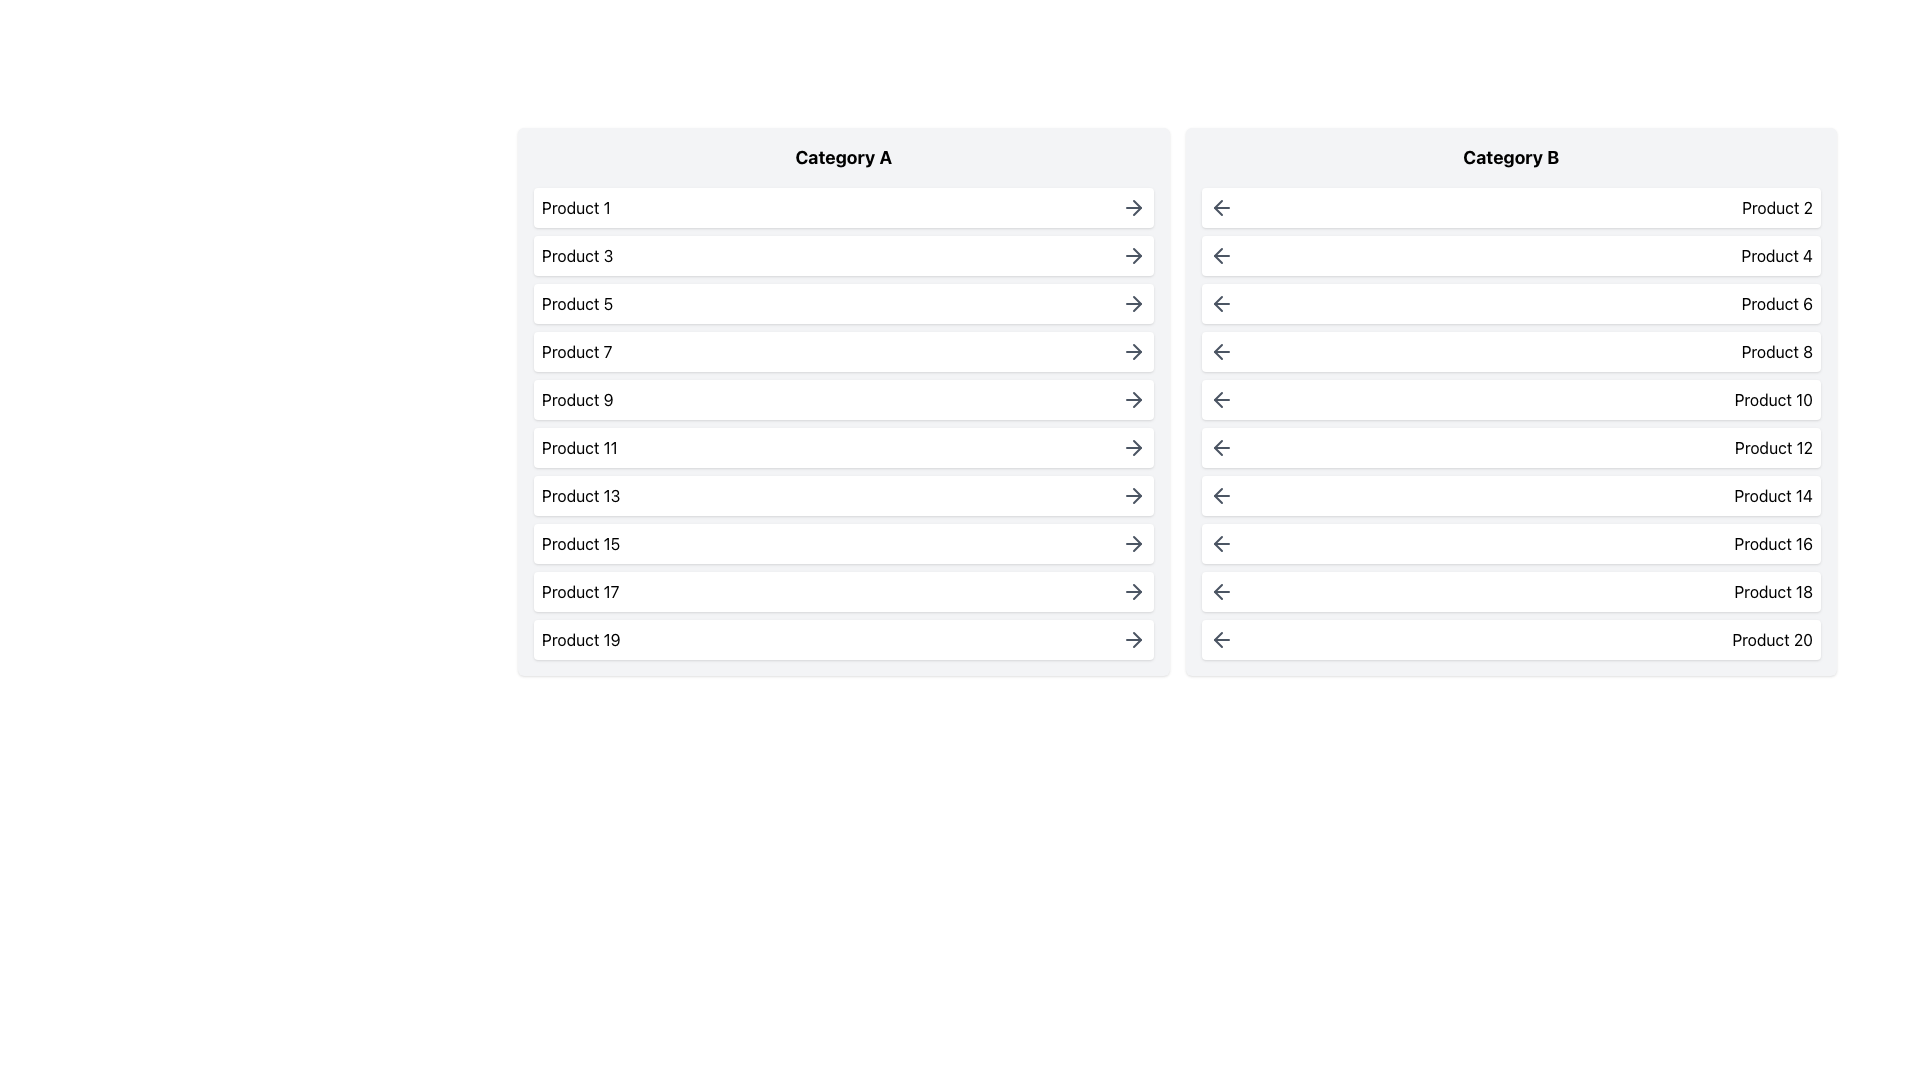 The height and width of the screenshot is (1080, 1920). What do you see at coordinates (580, 543) in the screenshot?
I see `text element displaying 'Product 15' located in the 8th position under 'Category A'` at bounding box center [580, 543].